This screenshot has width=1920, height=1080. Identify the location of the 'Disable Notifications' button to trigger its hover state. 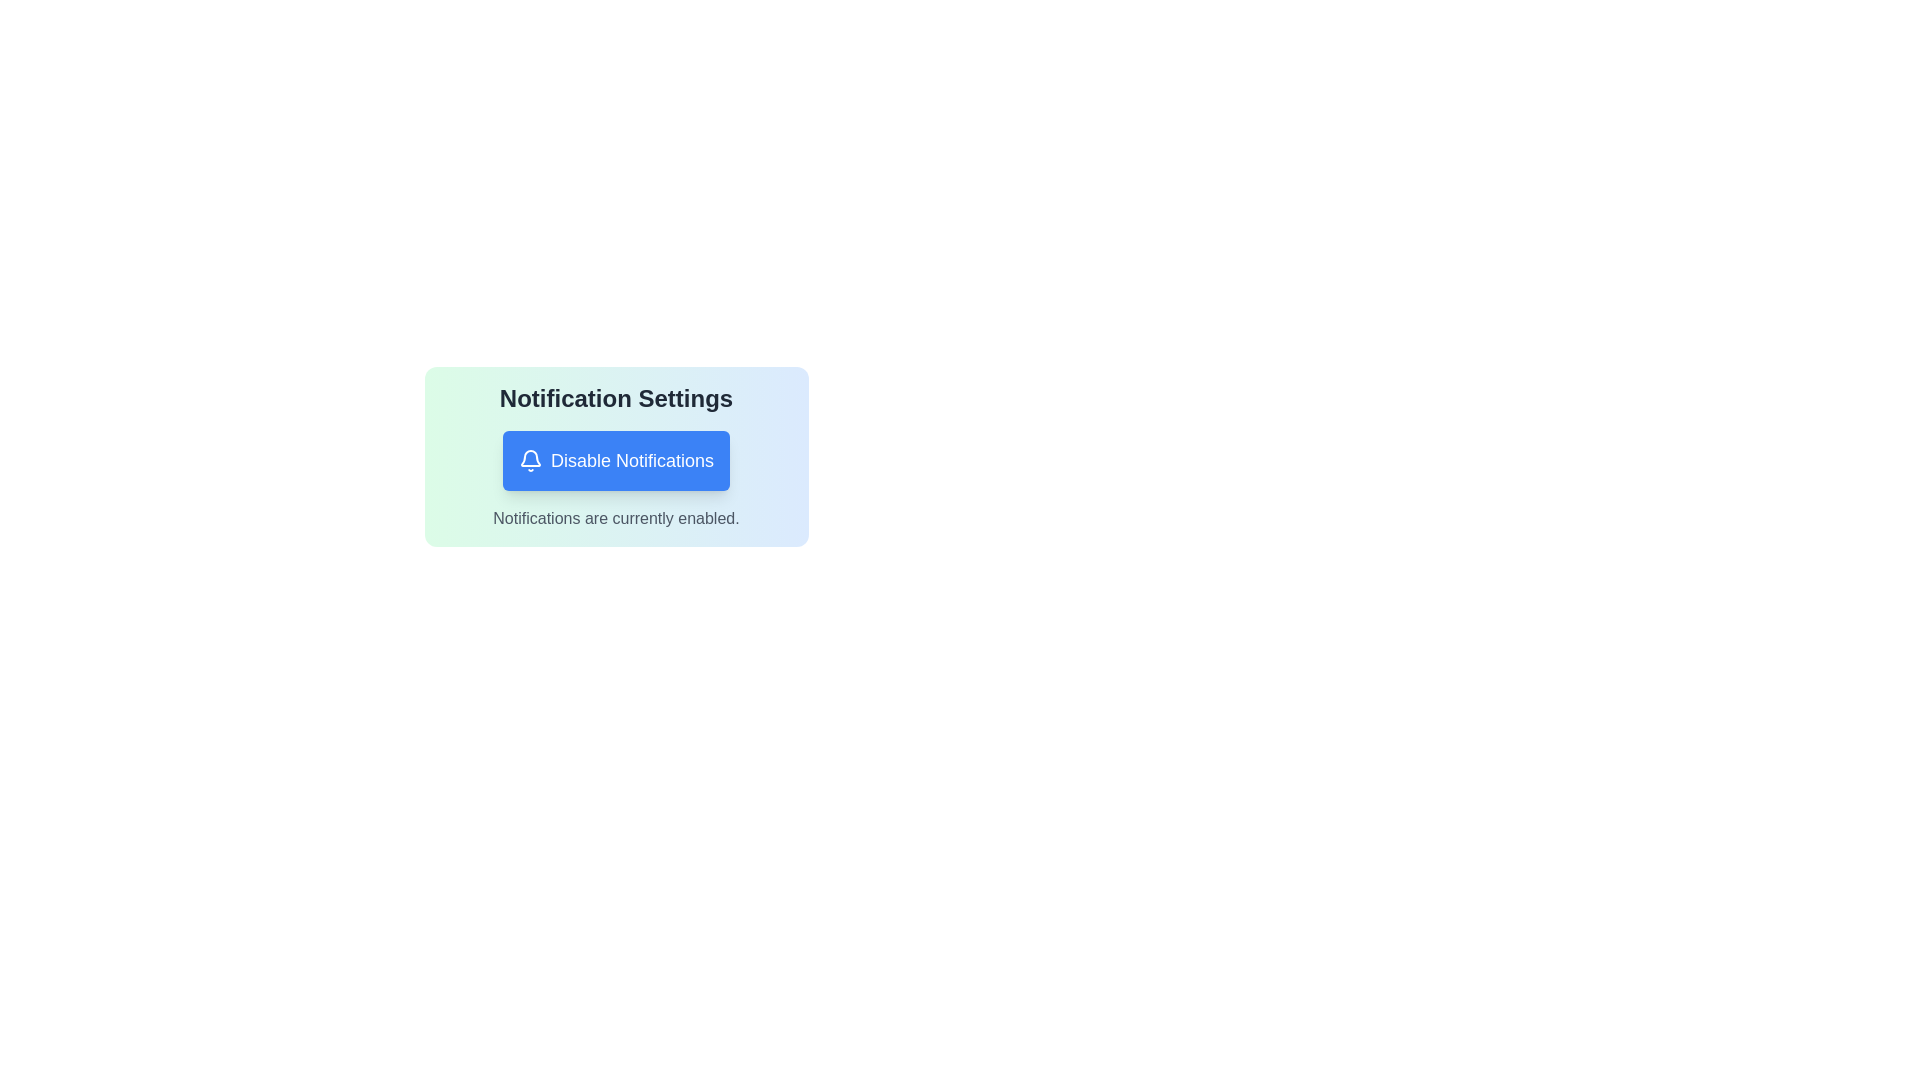
(614, 461).